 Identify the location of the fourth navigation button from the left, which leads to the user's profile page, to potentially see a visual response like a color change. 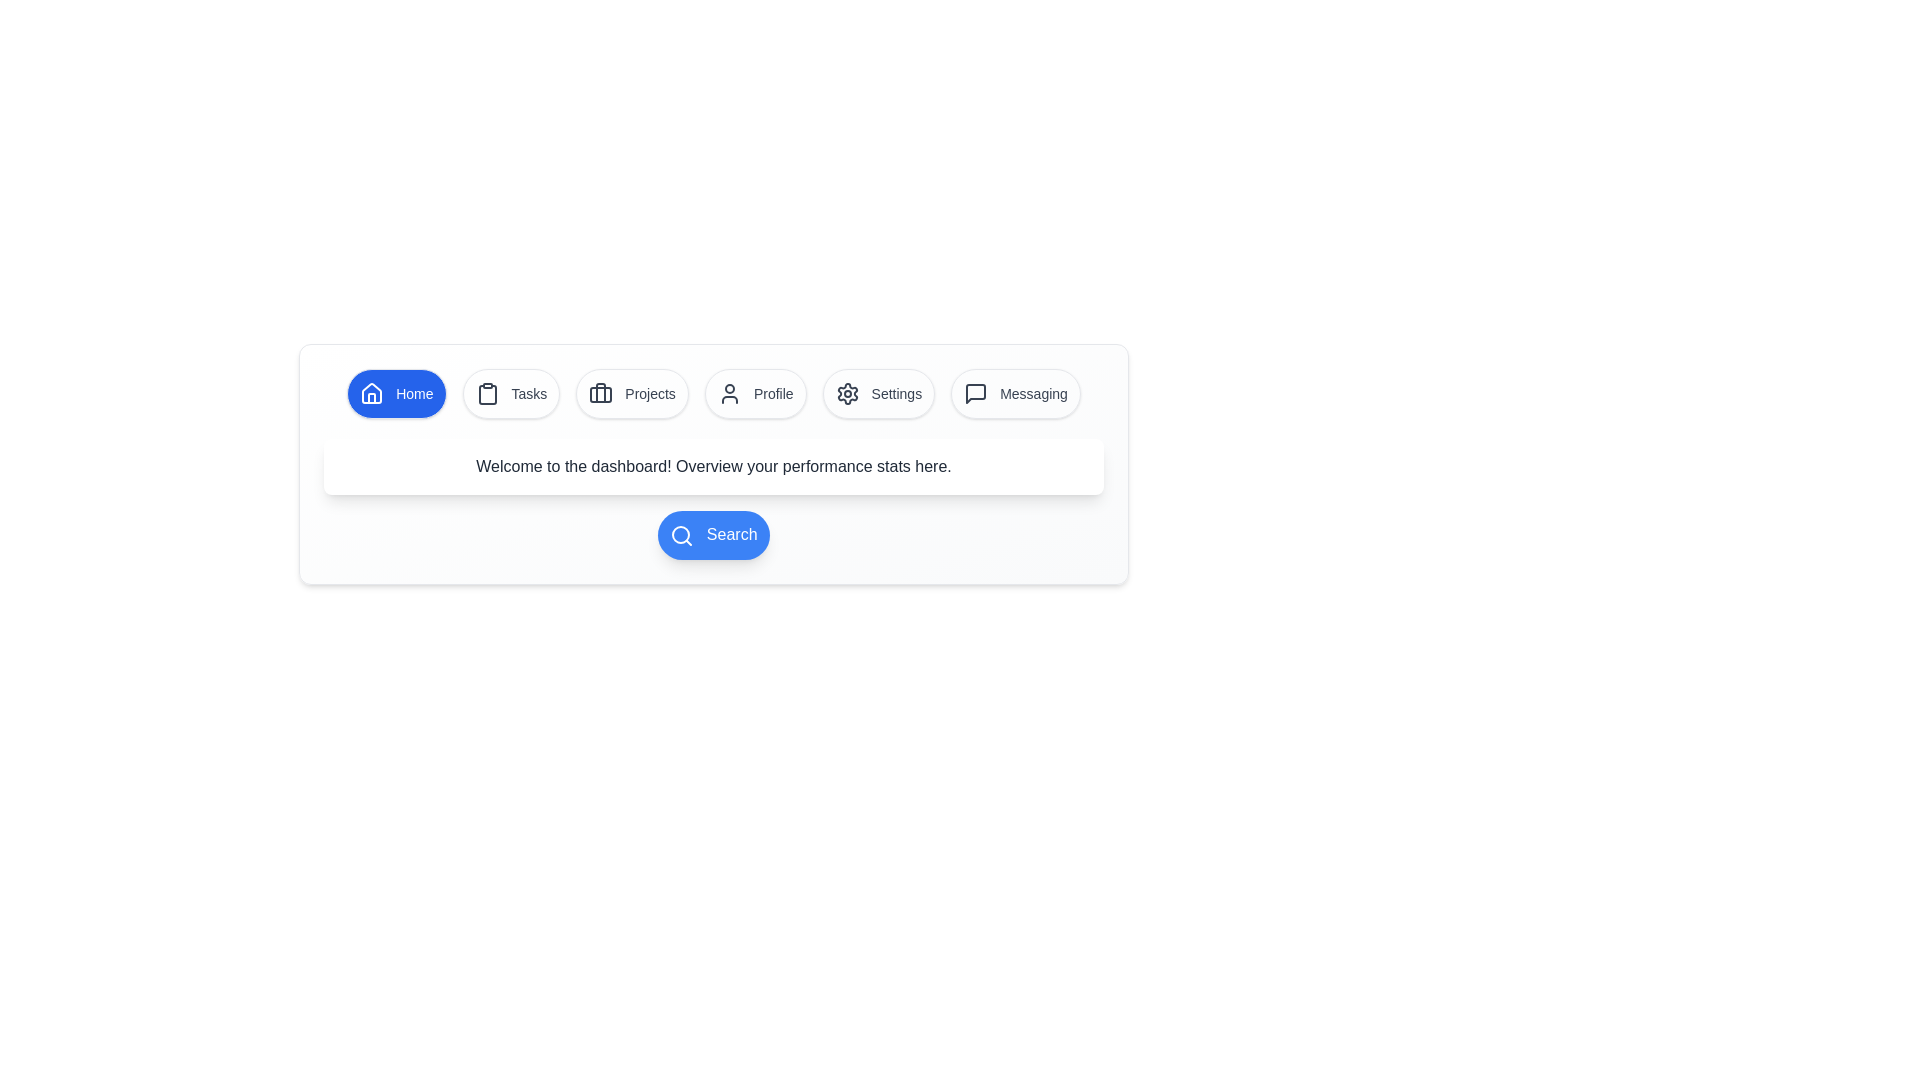
(754, 393).